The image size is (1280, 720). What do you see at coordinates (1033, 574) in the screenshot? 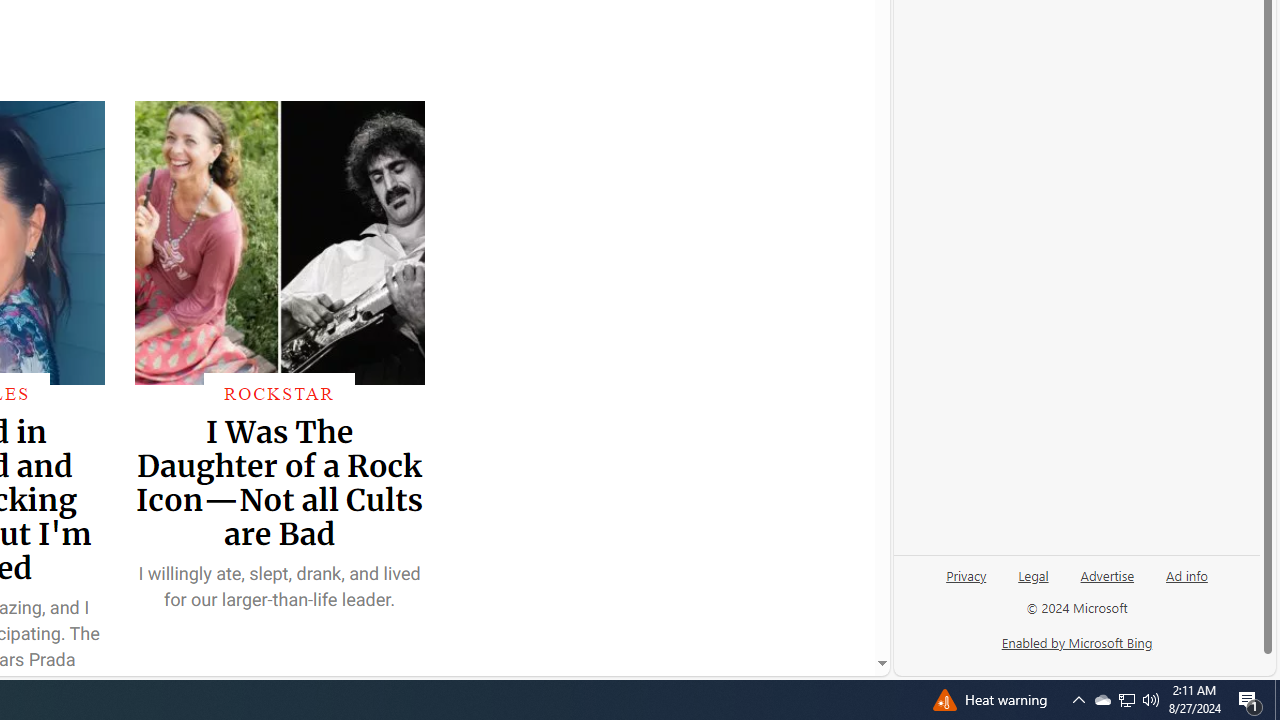
I see `'Legal'` at bounding box center [1033, 574].